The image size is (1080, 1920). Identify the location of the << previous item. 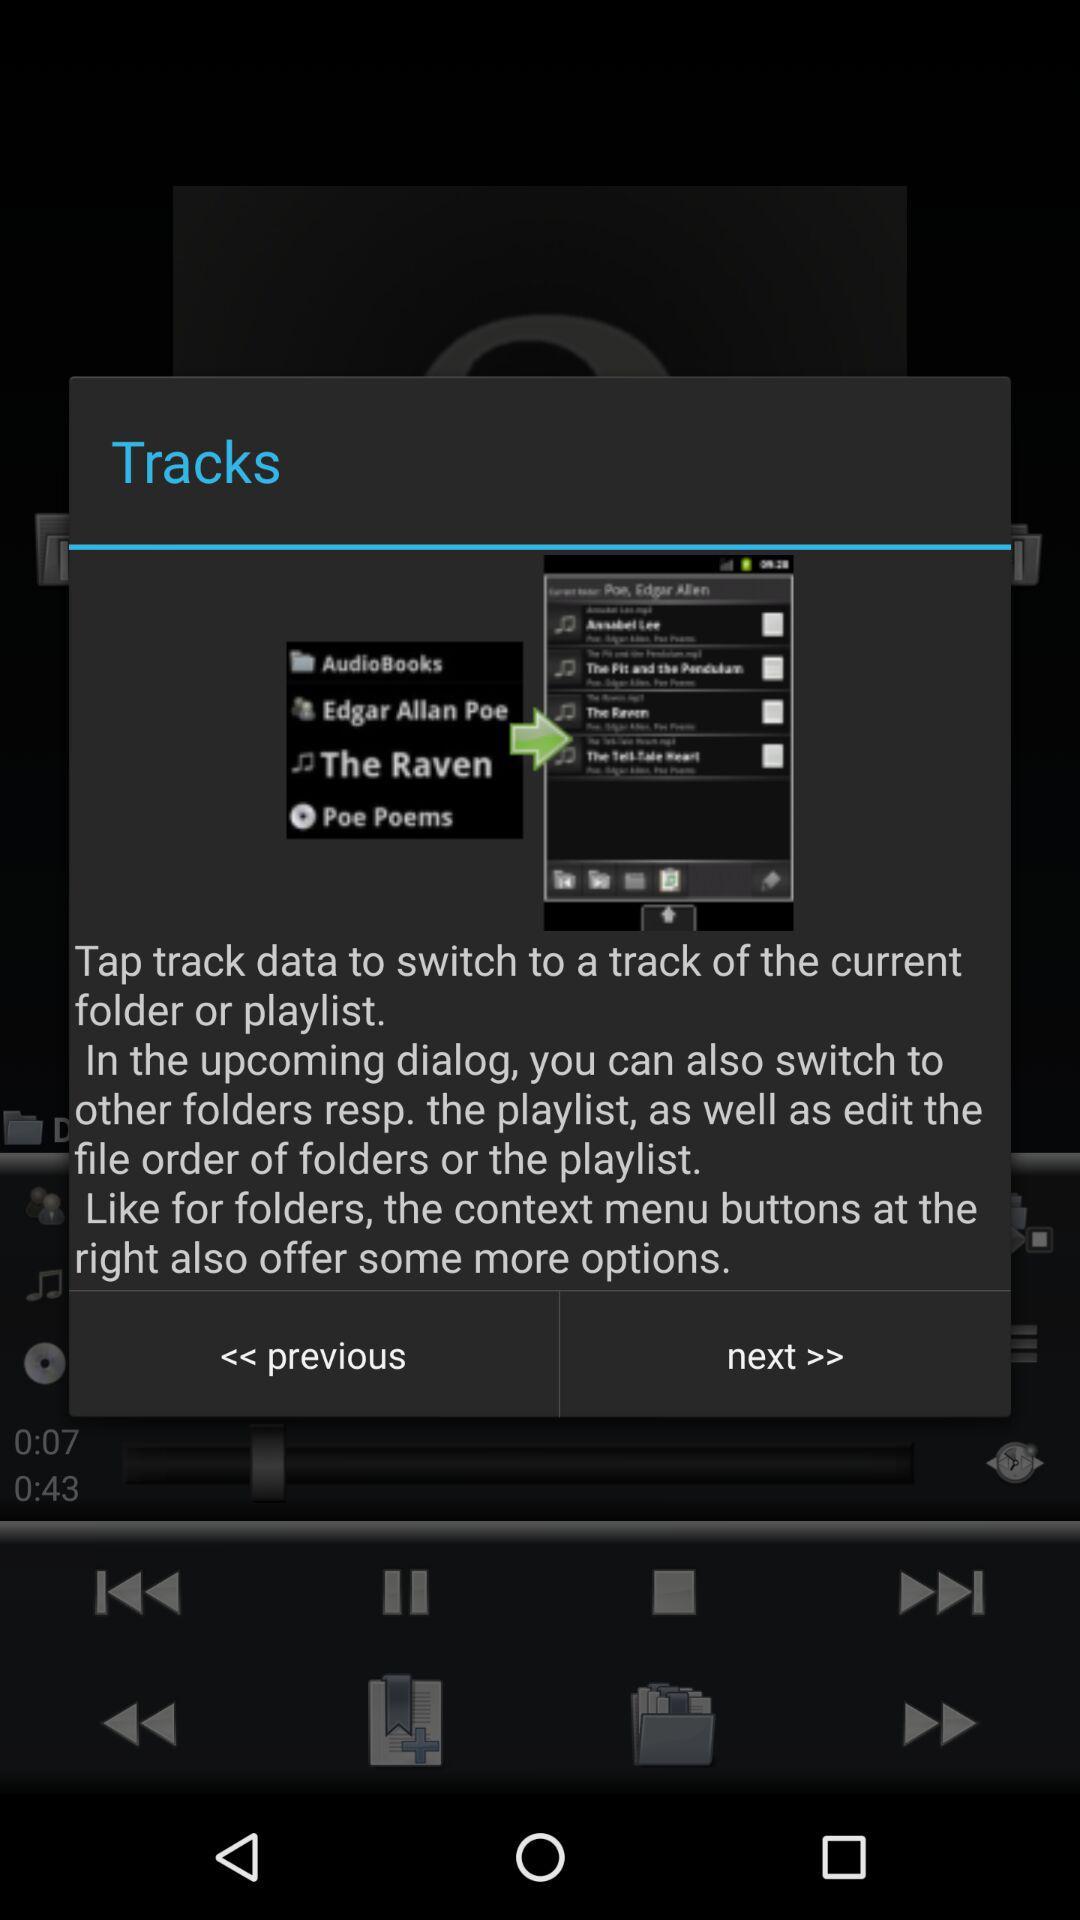
(313, 1354).